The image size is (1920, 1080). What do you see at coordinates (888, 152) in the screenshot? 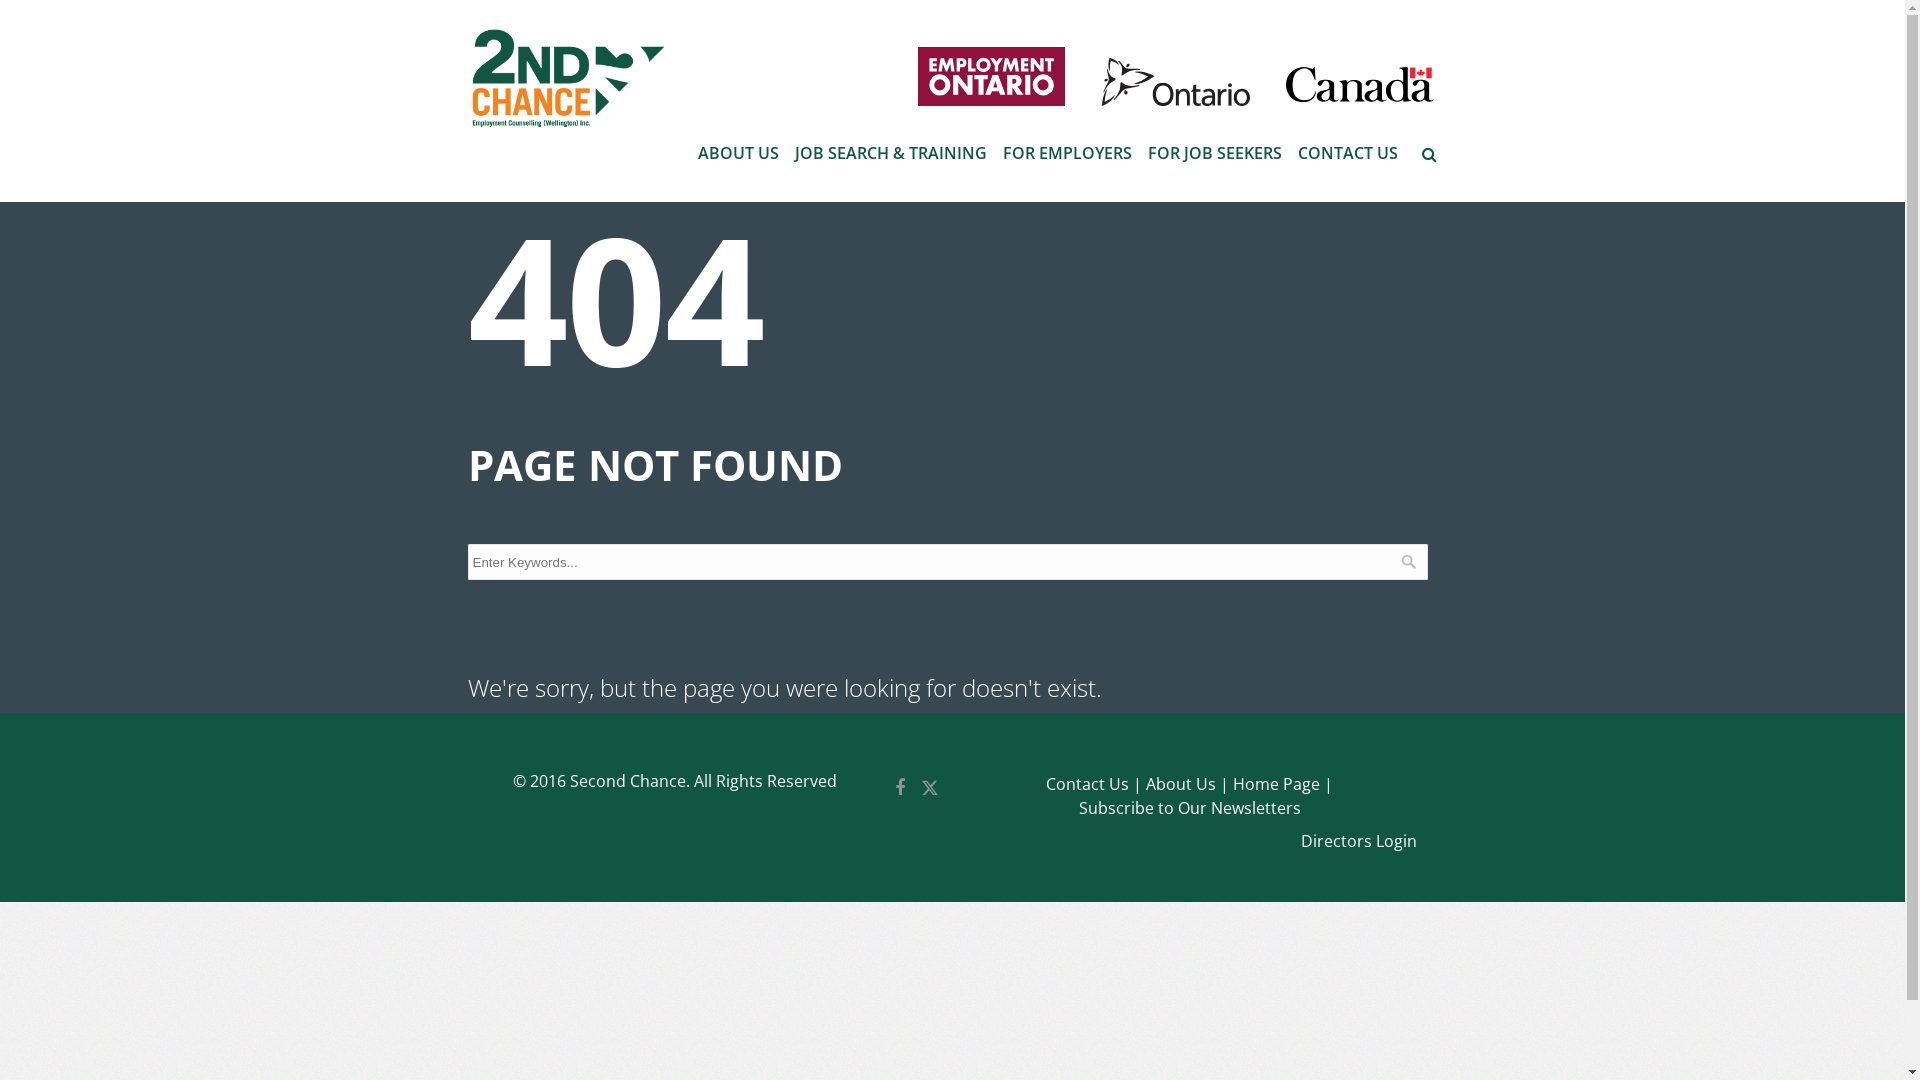
I see `'JOB SEARCH & TRAINING'` at bounding box center [888, 152].